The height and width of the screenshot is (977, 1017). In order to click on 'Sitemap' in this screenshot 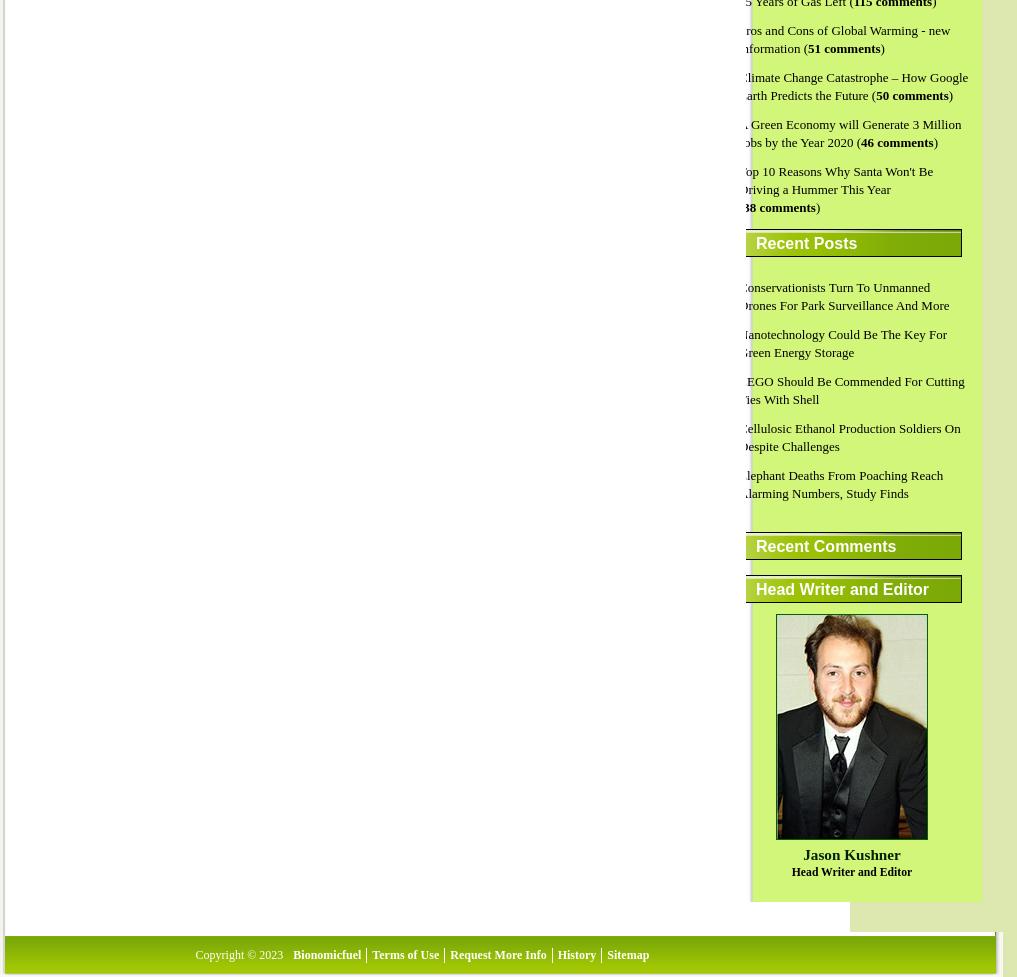, I will do `click(627, 953)`.